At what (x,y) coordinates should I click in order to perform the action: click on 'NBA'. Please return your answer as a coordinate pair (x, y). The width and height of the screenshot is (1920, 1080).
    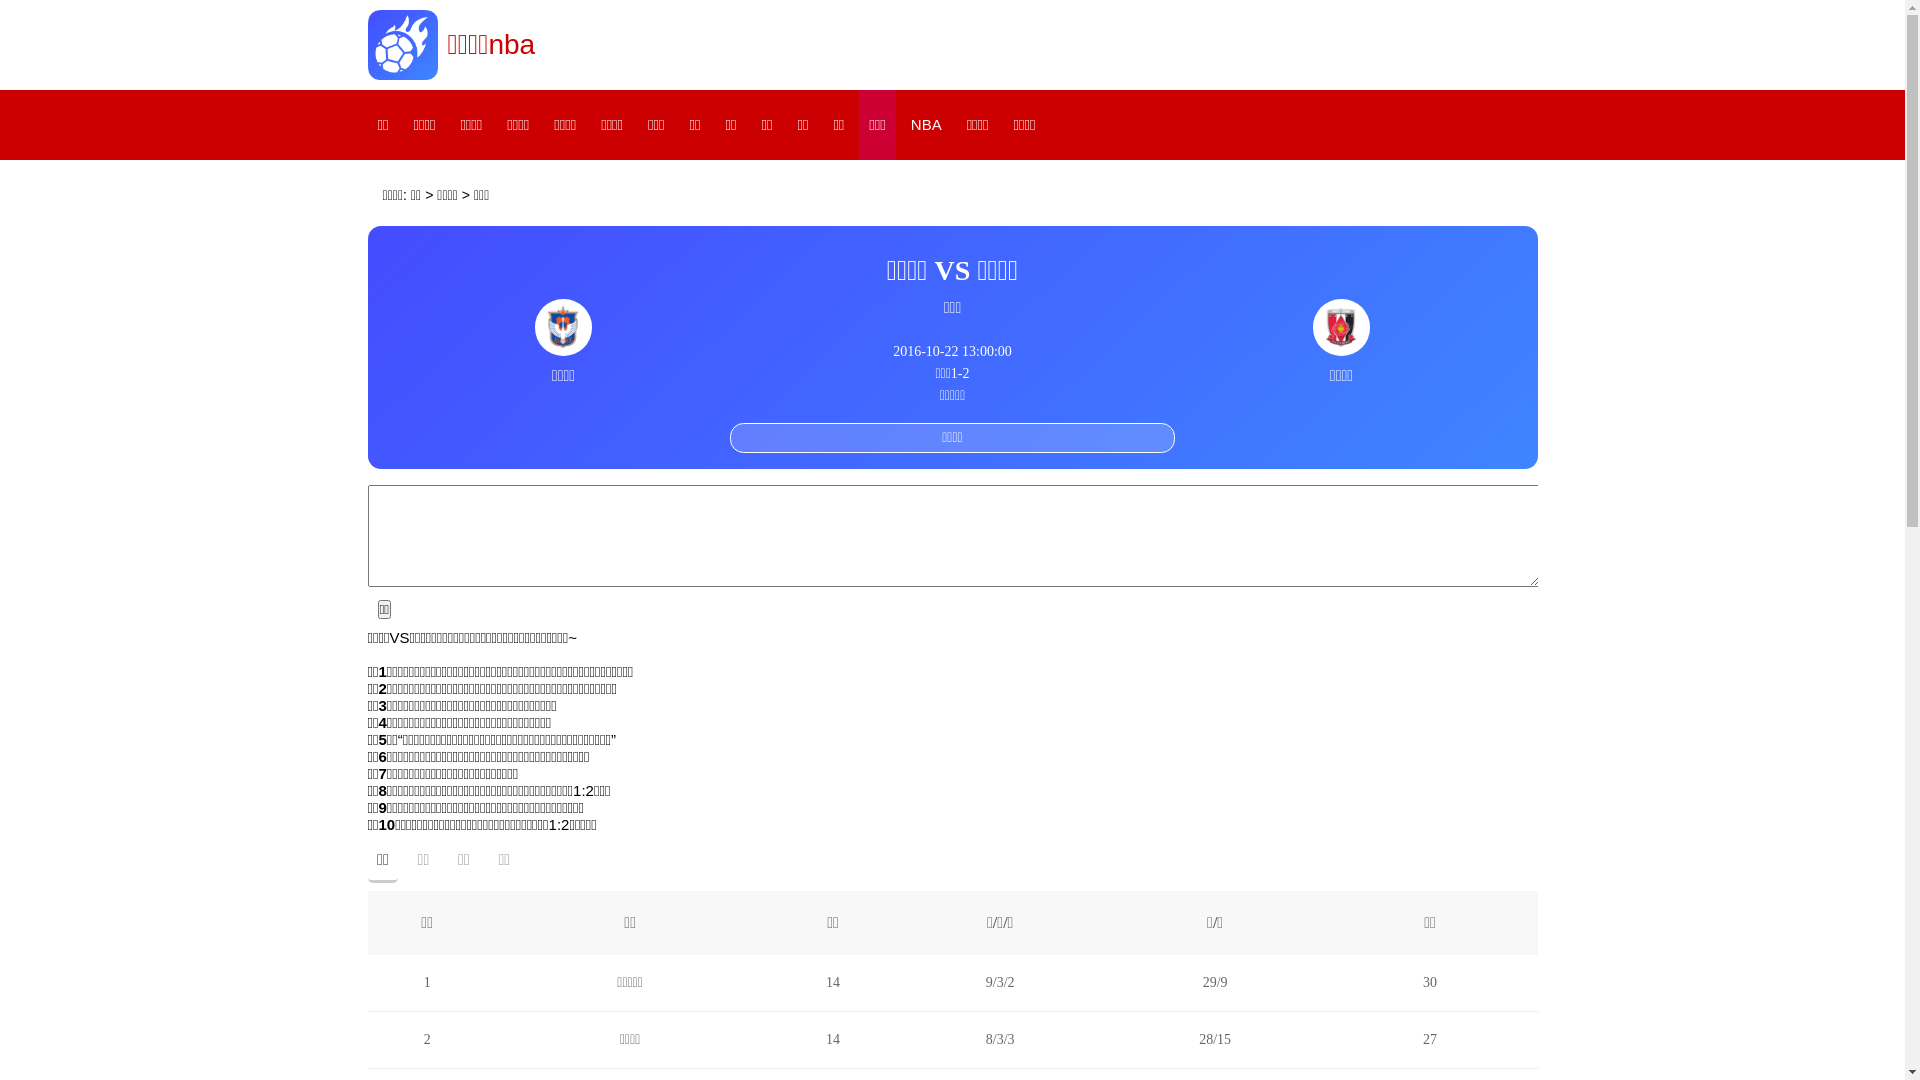
    Looking at the image, I should click on (925, 124).